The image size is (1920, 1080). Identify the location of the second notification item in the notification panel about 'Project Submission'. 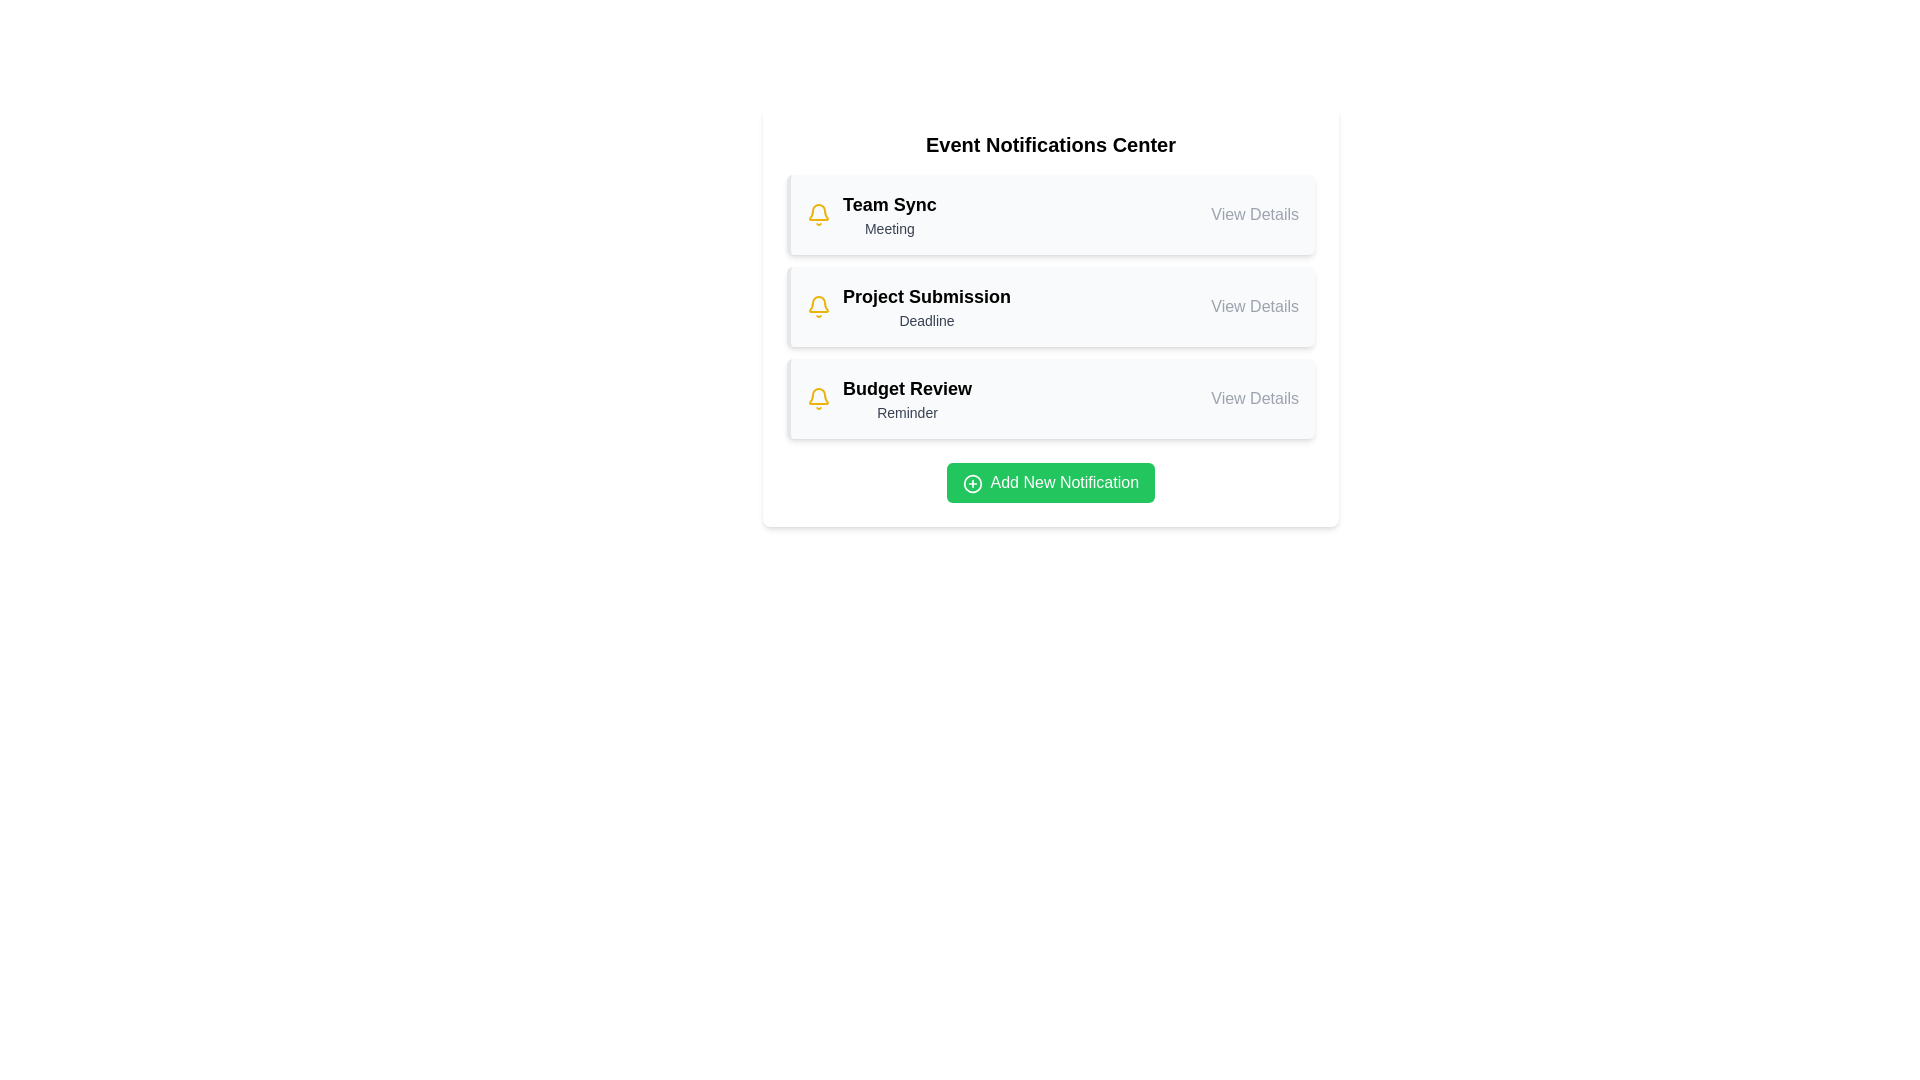
(1051, 307).